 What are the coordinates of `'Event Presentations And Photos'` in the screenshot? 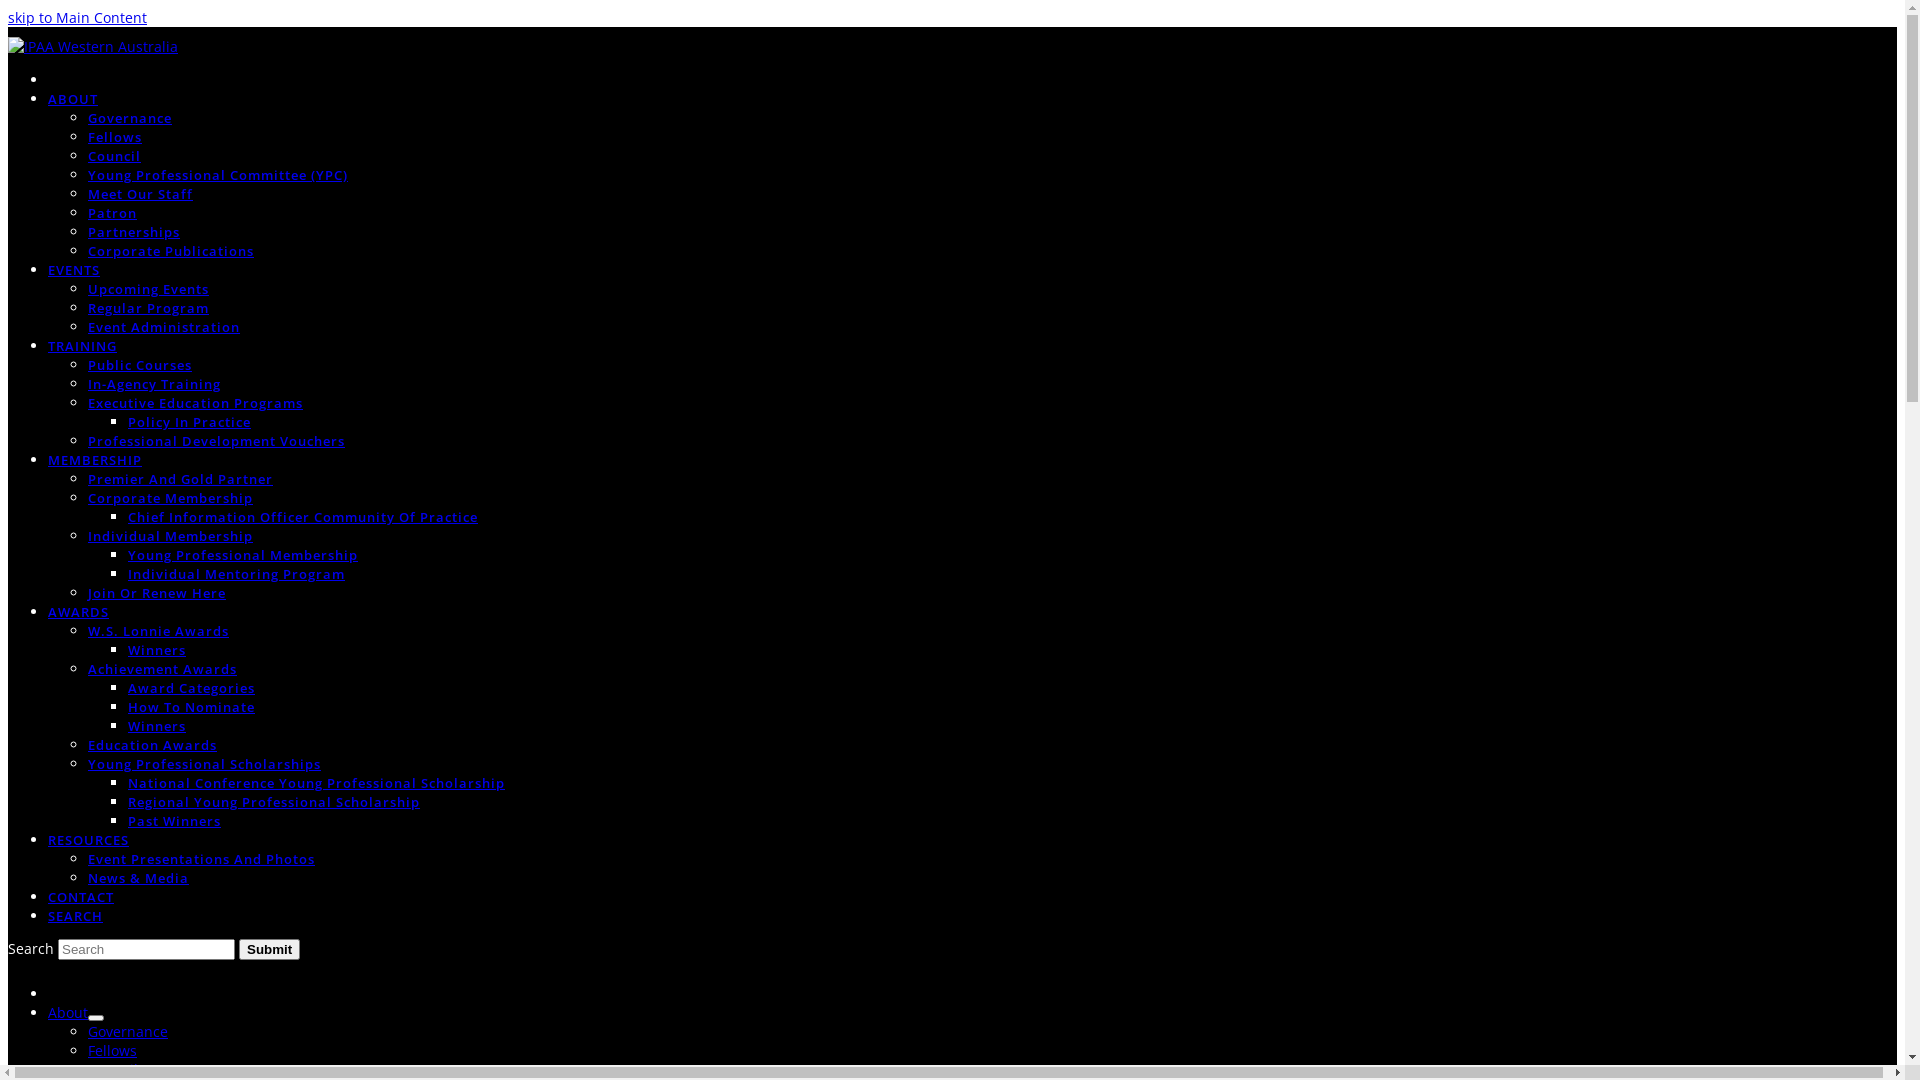 It's located at (201, 857).